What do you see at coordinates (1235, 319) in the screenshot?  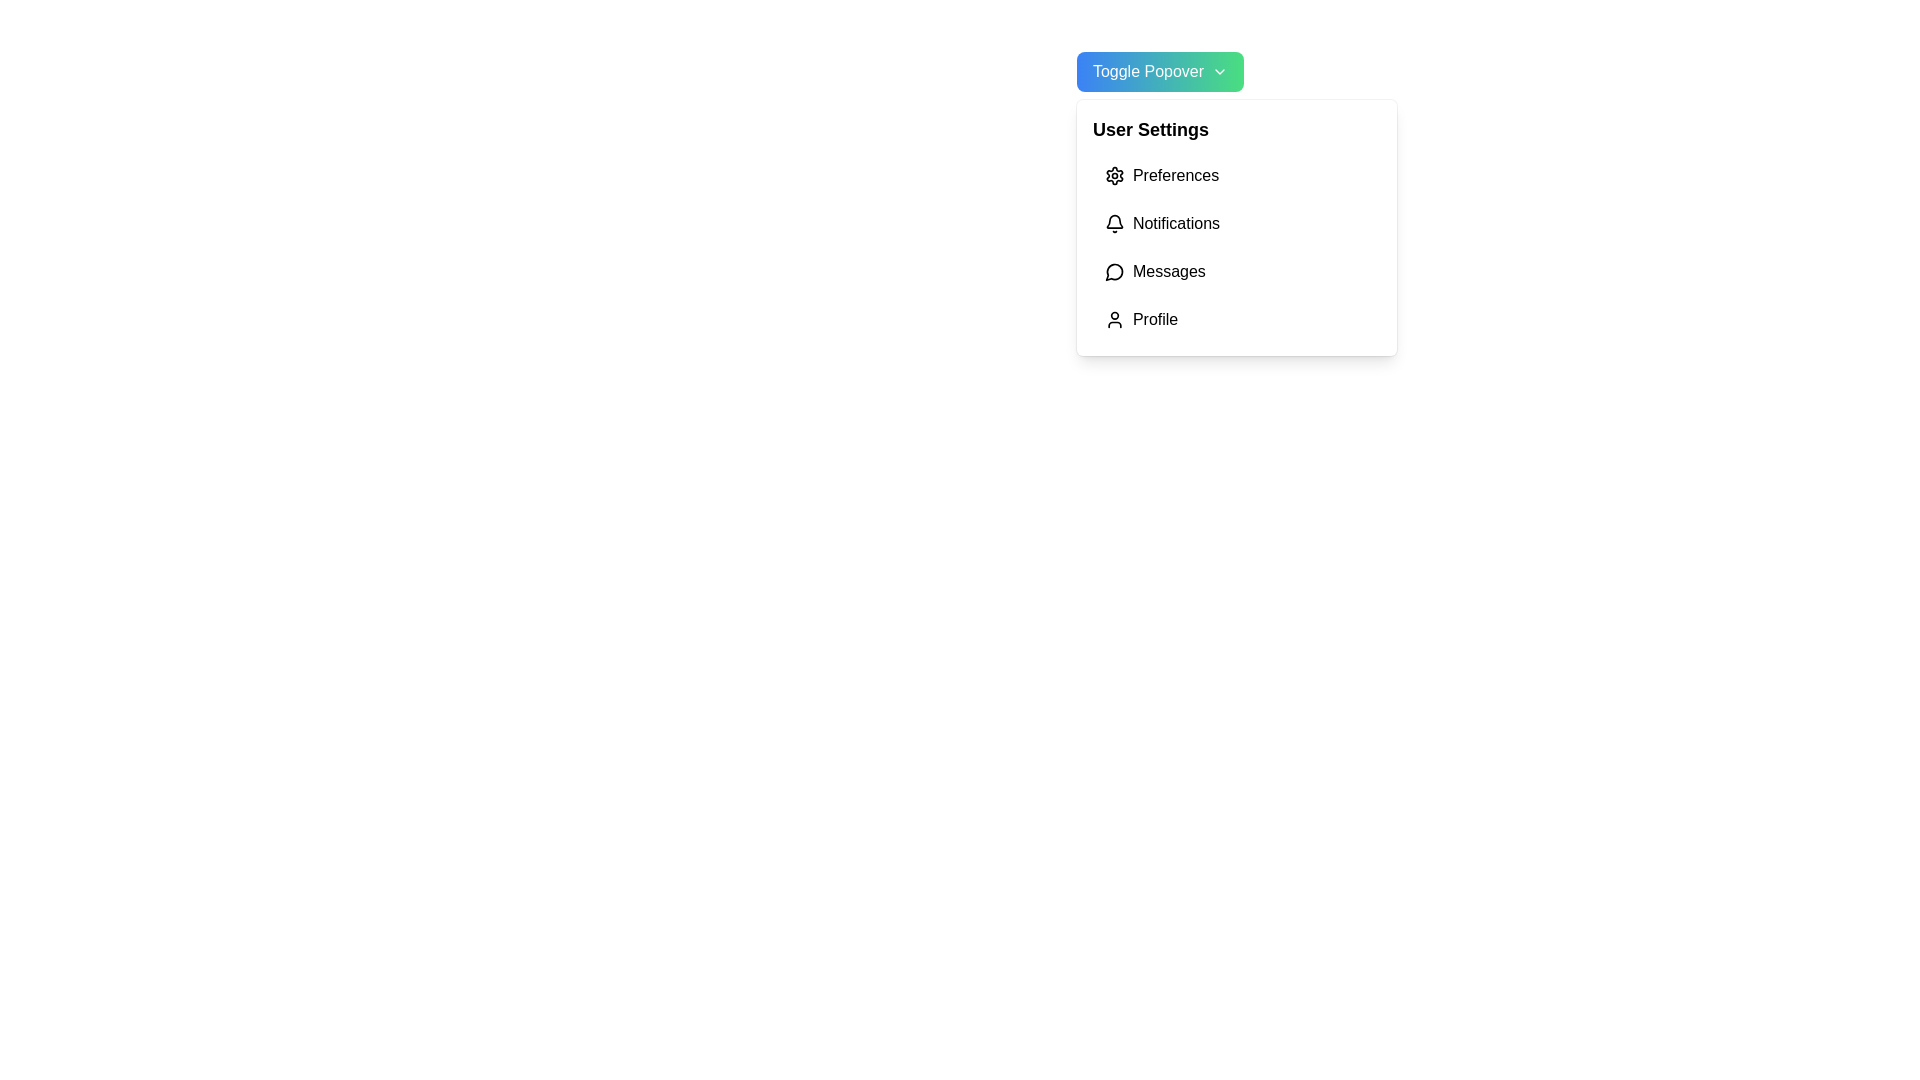 I see `the 'Profile' menu option, which is the last item in the vertical menu under 'User Settings'` at bounding box center [1235, 319].